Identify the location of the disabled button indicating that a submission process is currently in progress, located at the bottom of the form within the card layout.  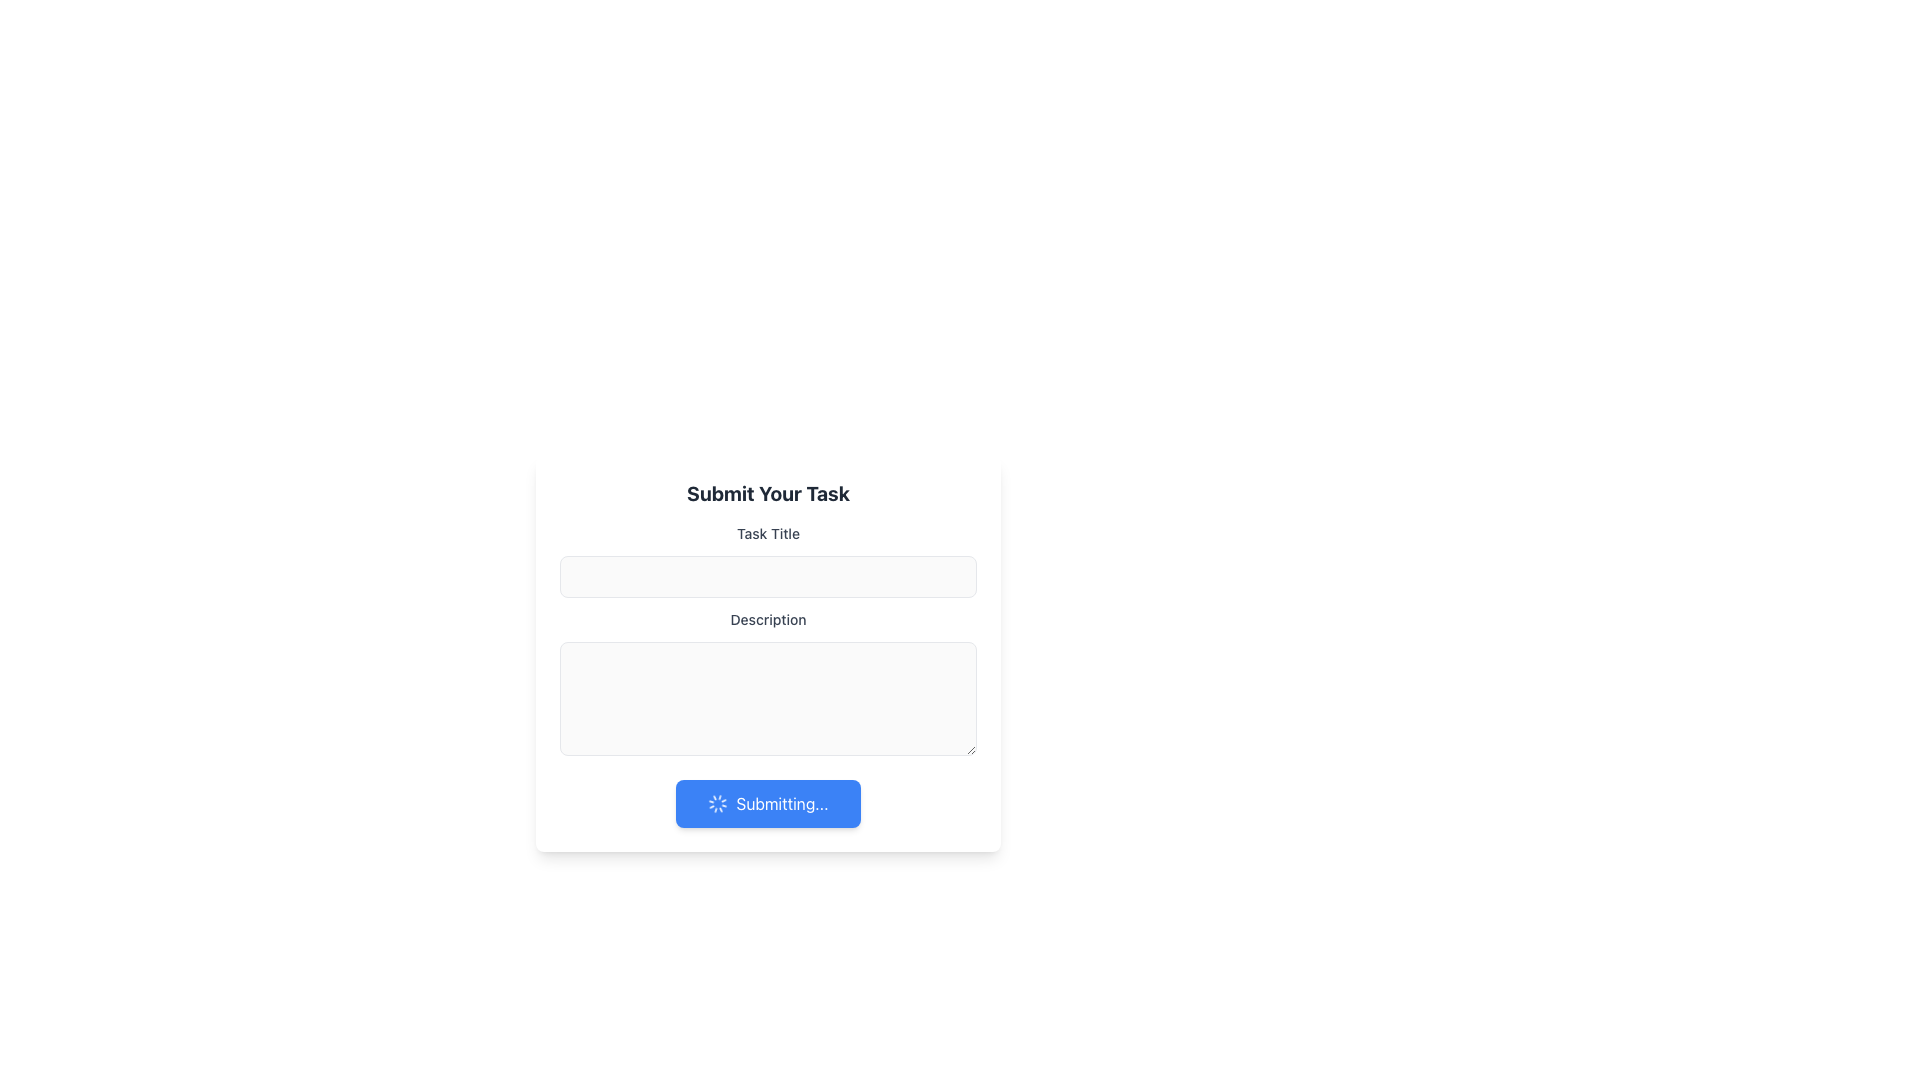
(767, 802).